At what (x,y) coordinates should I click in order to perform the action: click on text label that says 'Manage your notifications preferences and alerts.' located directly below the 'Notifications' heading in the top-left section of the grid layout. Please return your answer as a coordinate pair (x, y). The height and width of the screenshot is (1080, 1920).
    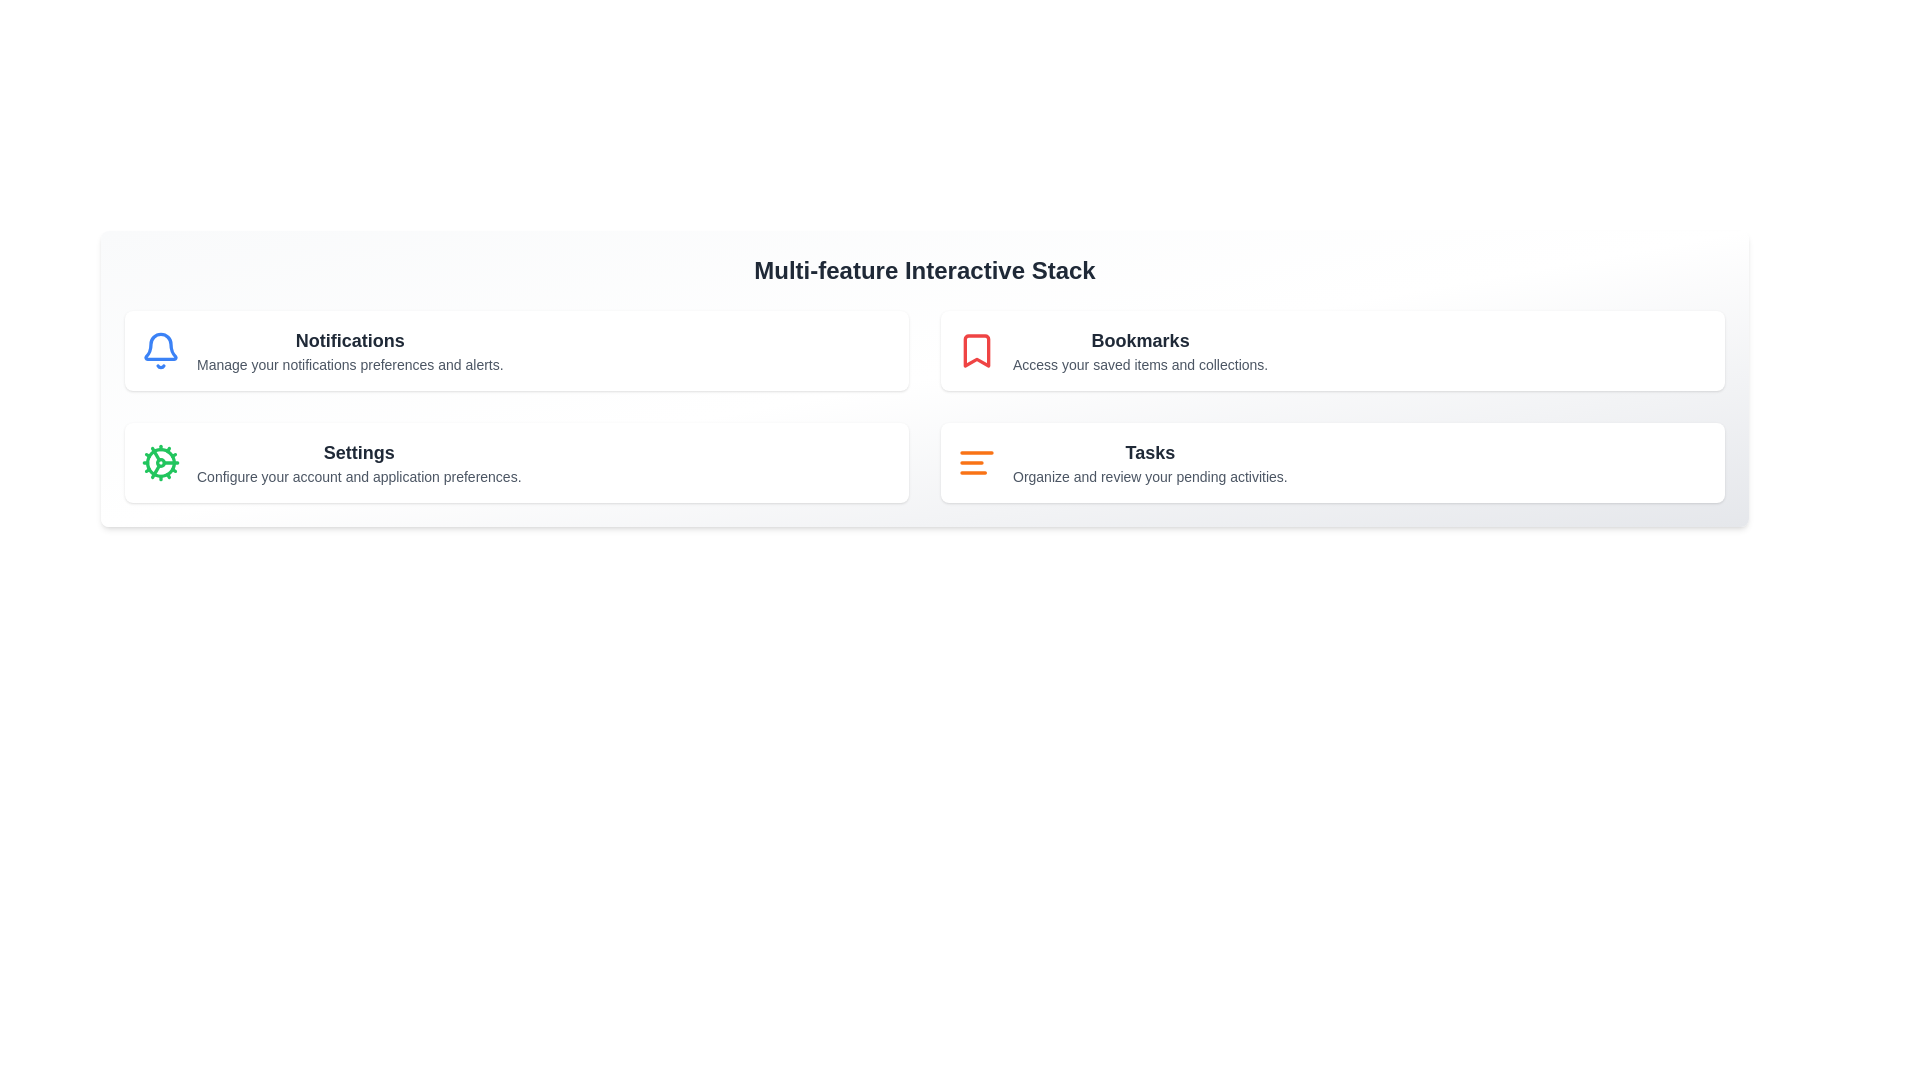
    Looking at the image, I should click on (350, 365).